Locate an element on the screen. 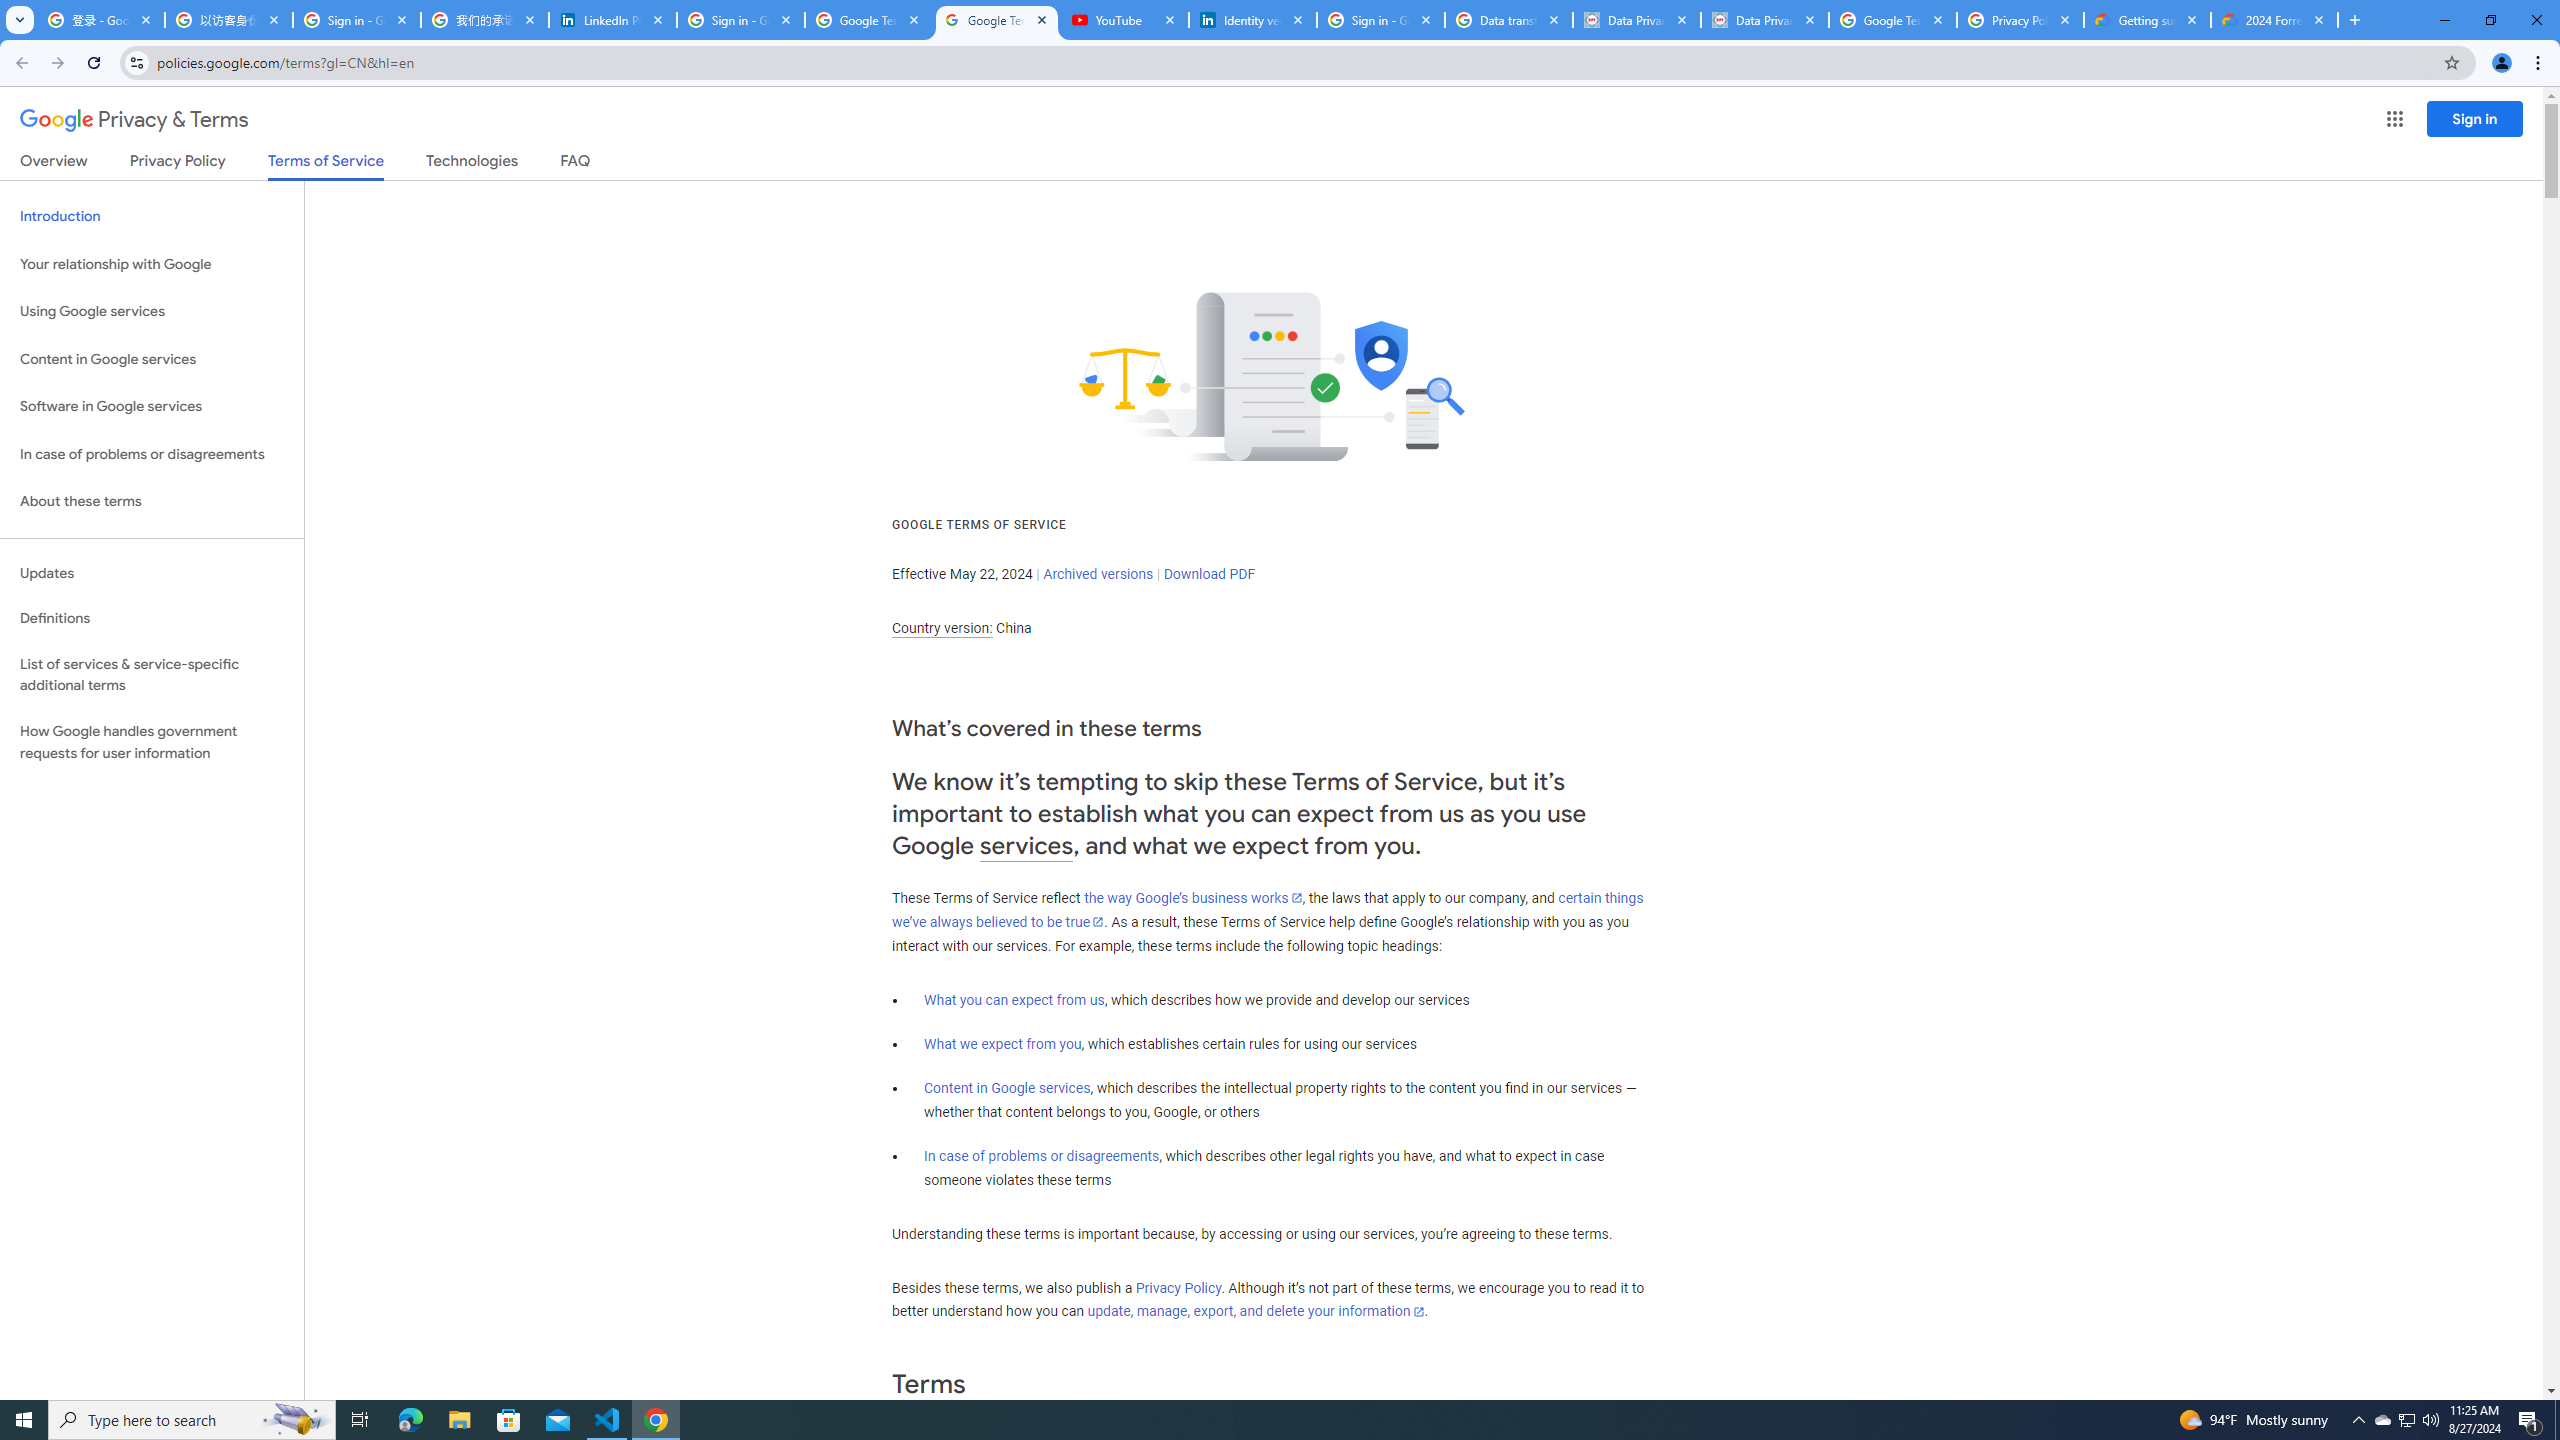 This screenshot has width=2560, height=1440. 'Back' is located at coordinates (19, 62).